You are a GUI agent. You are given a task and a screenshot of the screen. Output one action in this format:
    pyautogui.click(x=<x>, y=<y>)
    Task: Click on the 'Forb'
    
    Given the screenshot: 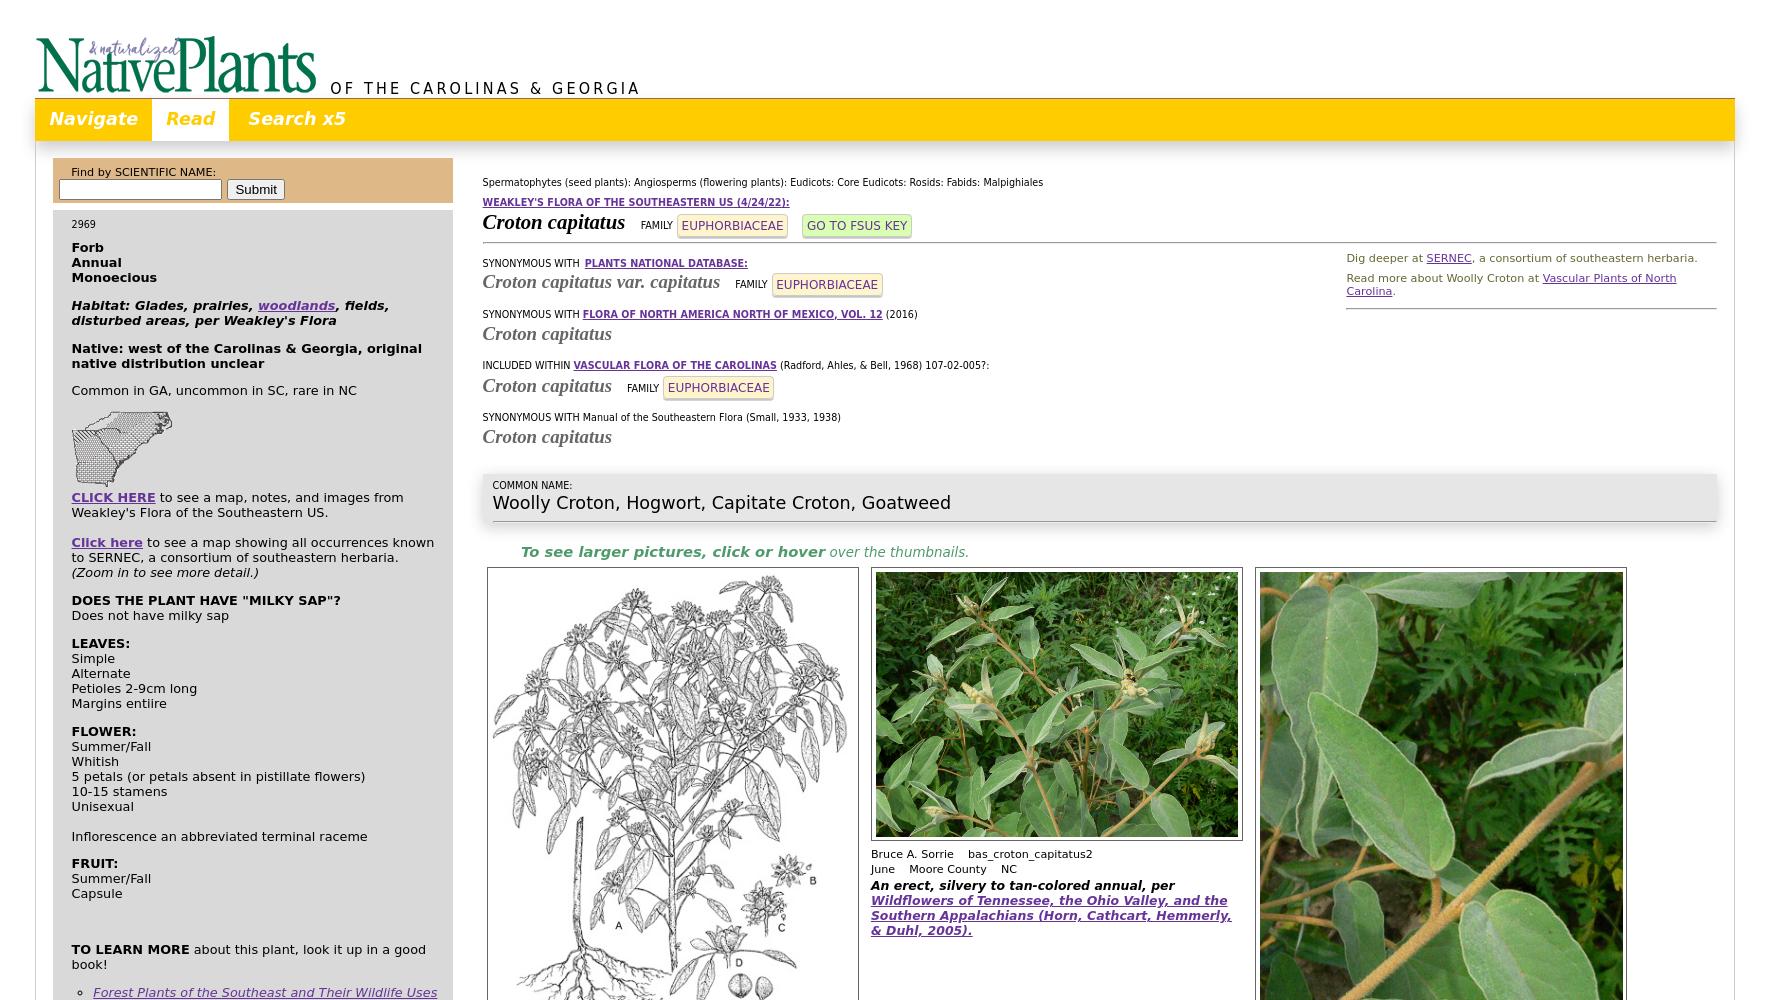 What is the action you would take?
    pyautogui.click(x=86, y=245)
    